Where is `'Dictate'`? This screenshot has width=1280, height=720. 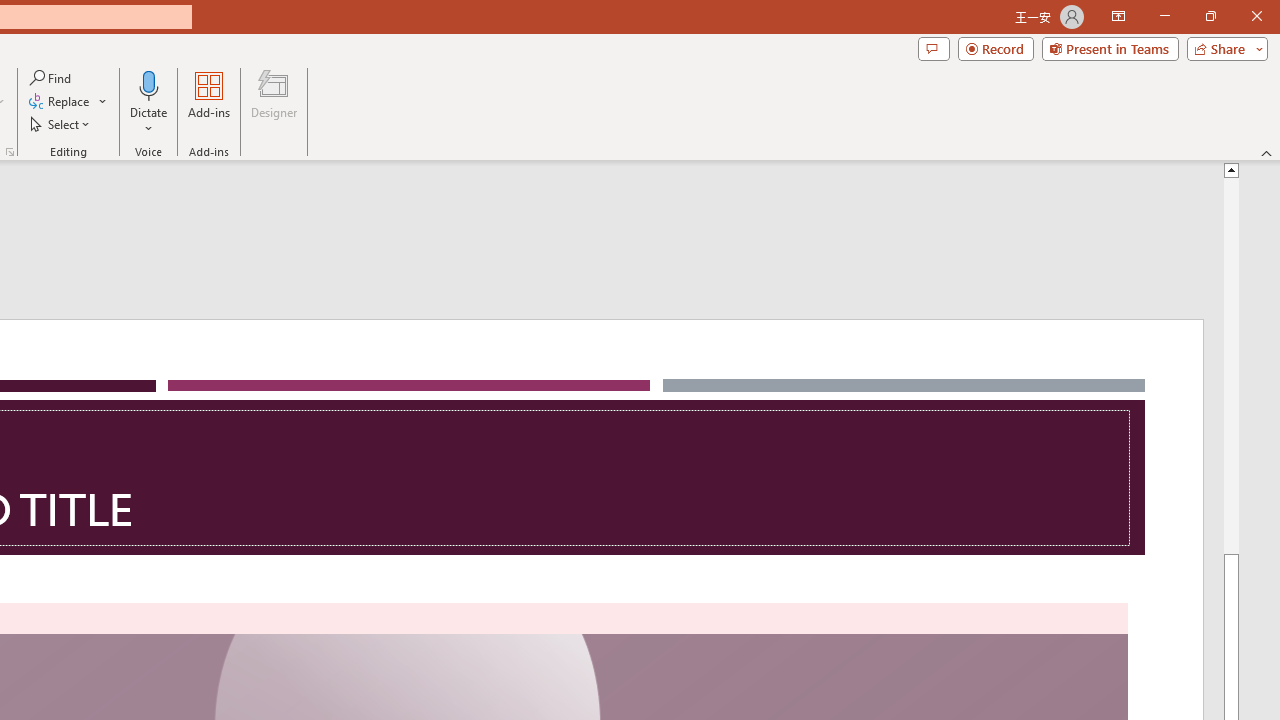
'Dictate' is located at coordinates (148, 84).